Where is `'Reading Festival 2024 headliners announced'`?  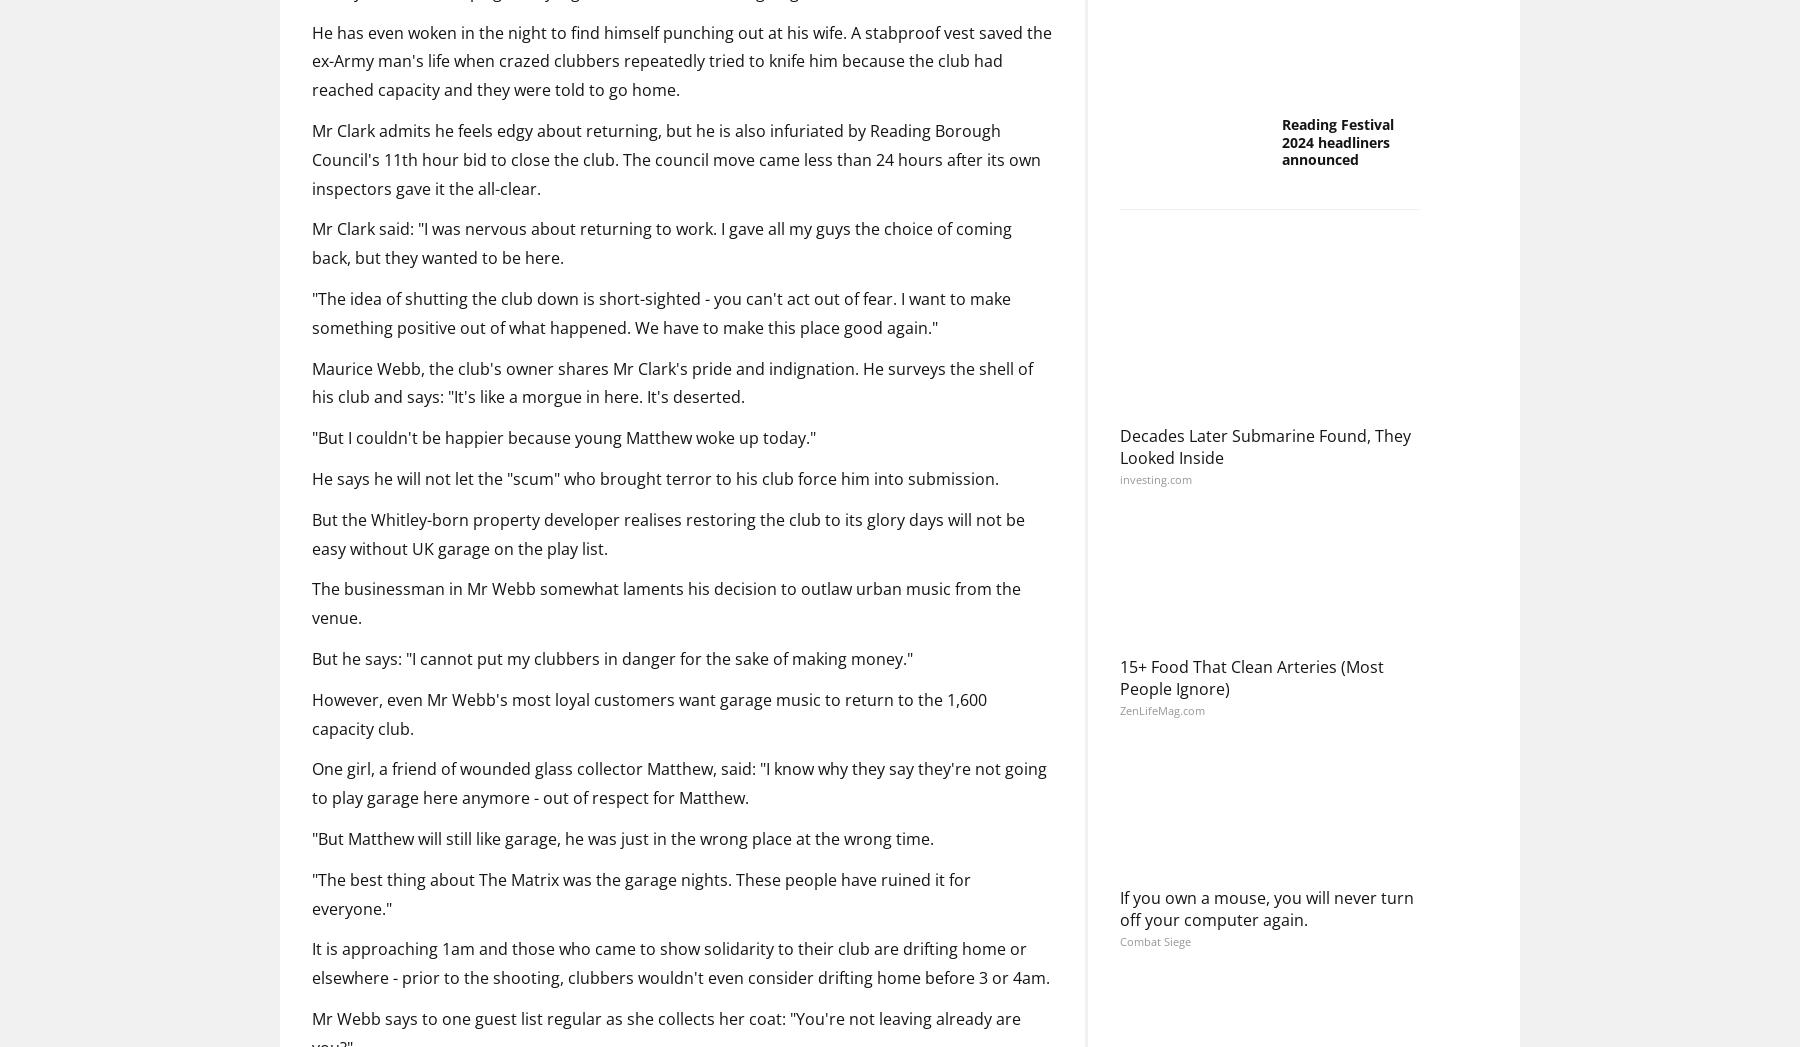 'Reading Festival 2024 headliners announced' is located at coordinates (1281, 301).